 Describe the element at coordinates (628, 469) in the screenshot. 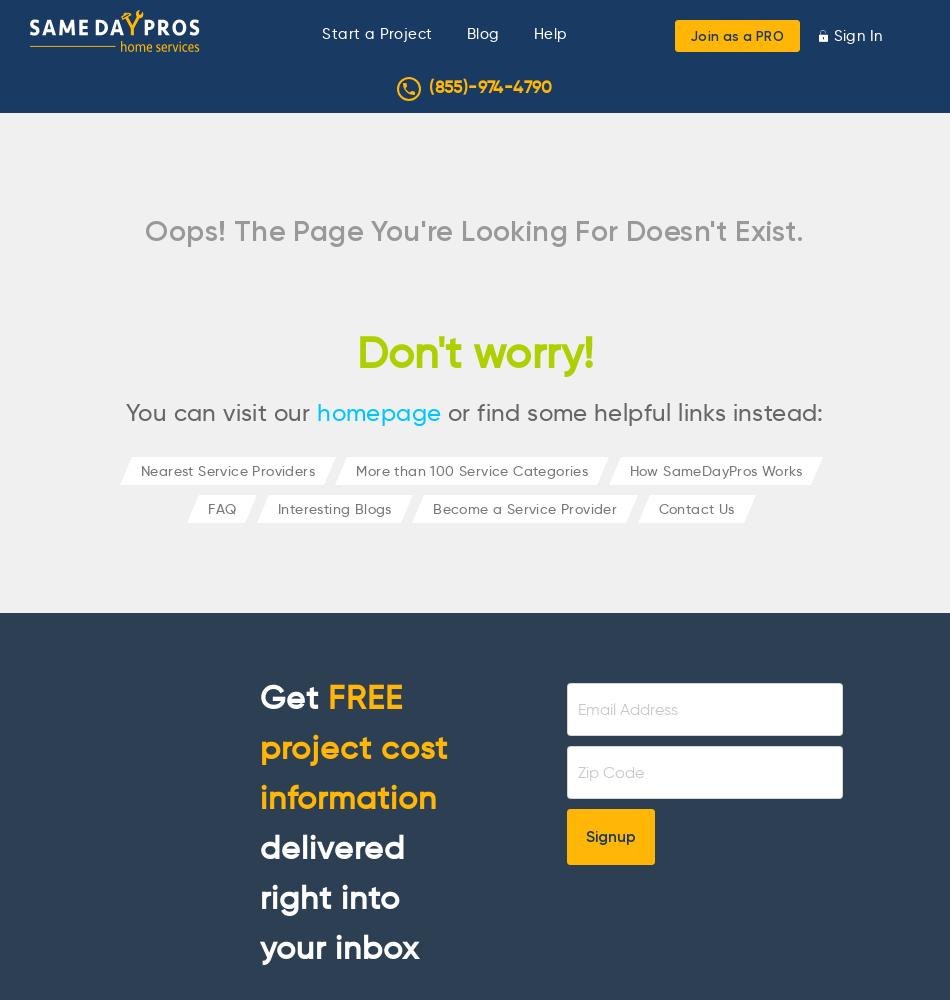

I see `'How SameDayPros Works'` at that location.